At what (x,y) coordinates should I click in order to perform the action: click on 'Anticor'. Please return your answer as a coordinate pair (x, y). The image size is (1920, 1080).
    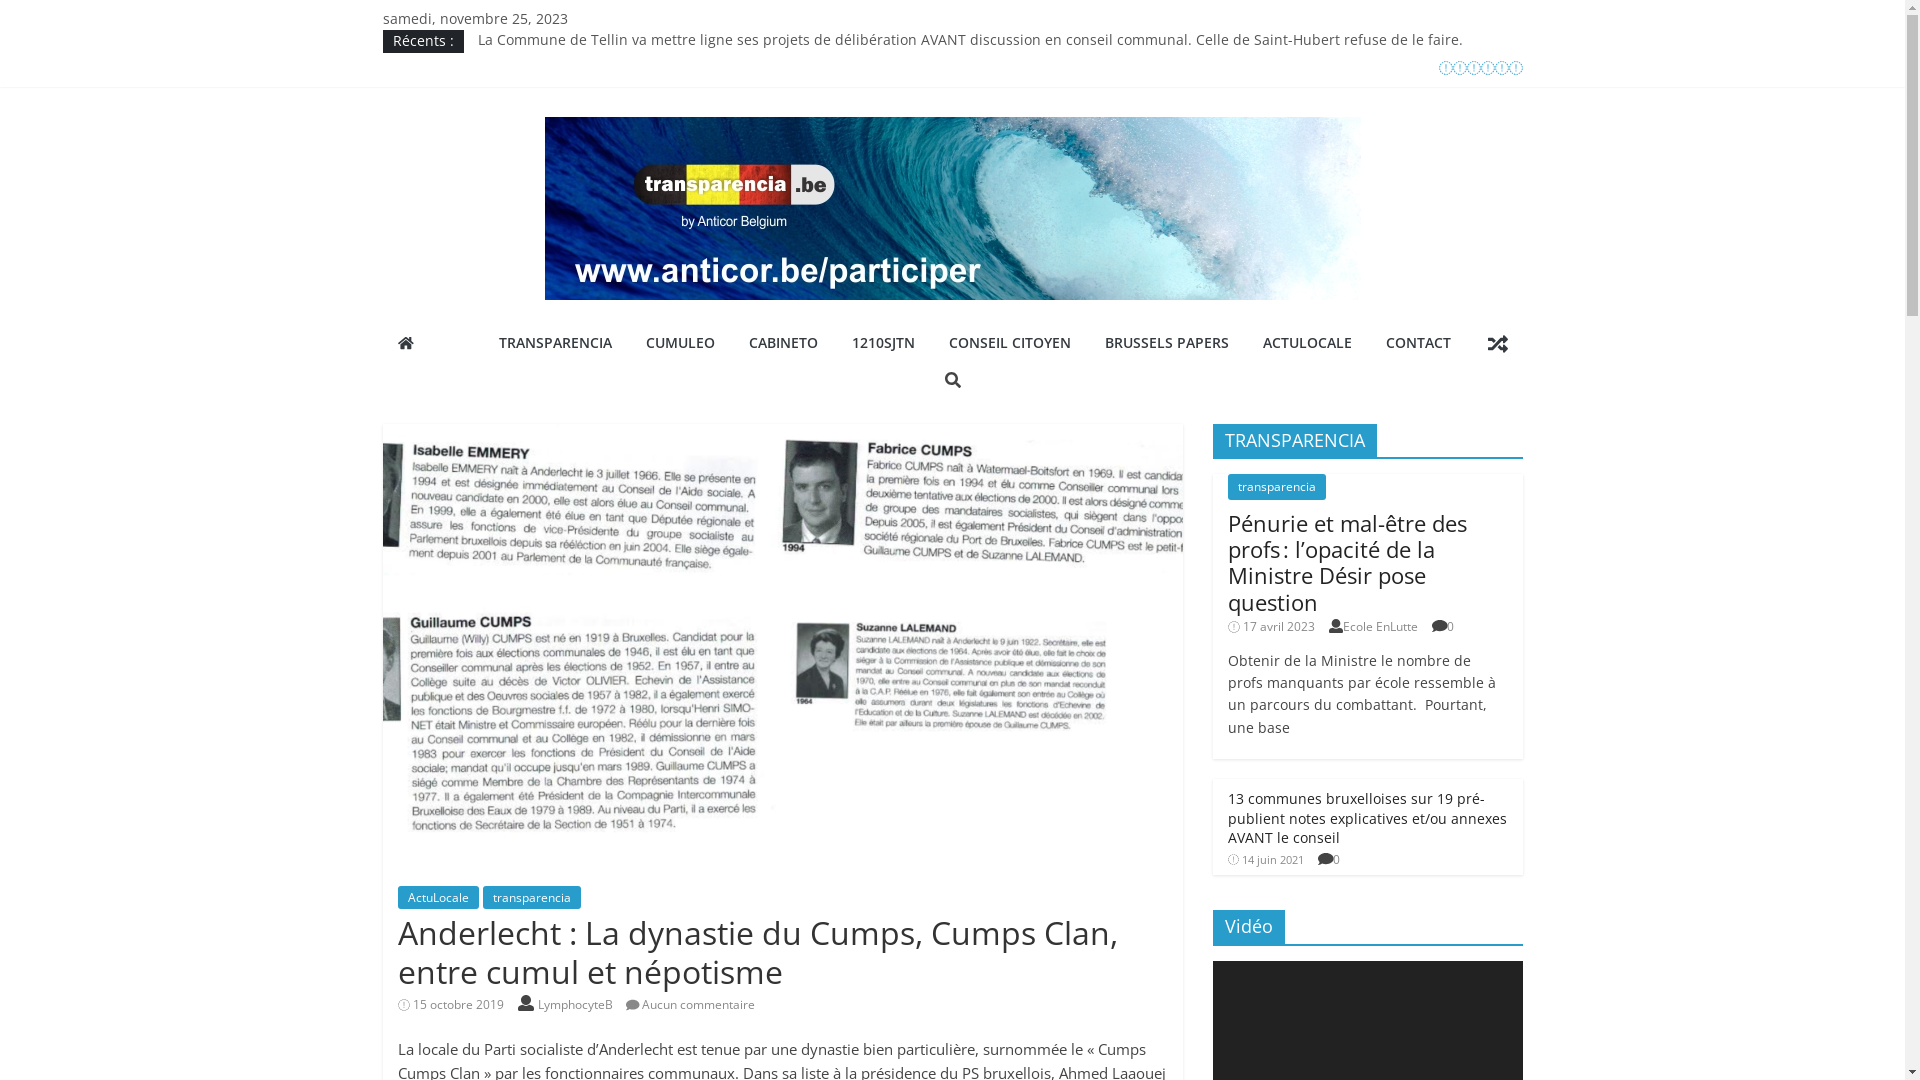
    Looking at the image, I should click on (403, 342).